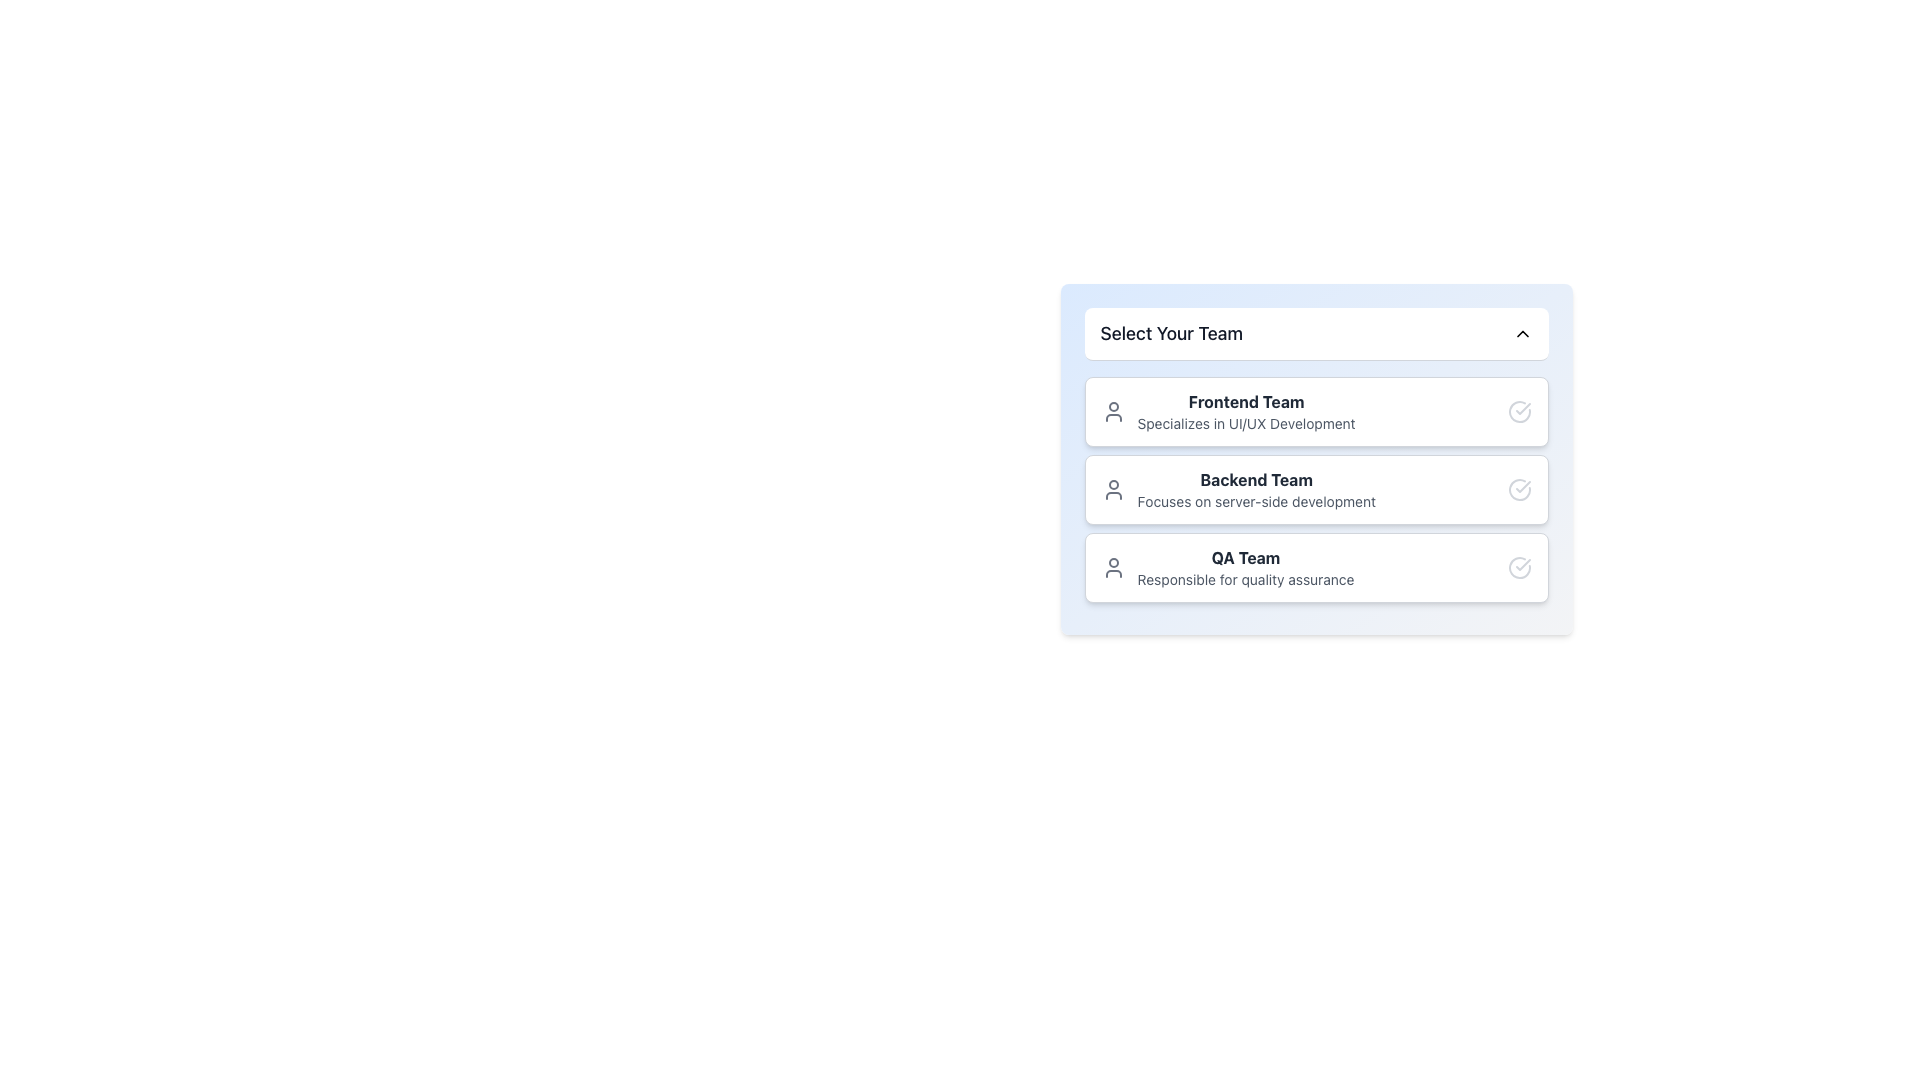 The image size is (1920, 1080). Describe the element at coordinates (1245, 567) in the screenshot. I see `the 'QA Team' text block, which displays the text 'QA Team' in bold followed by 'Responsible for quality assurance', positioned as the third entry in a vertical list of team descriptions` at that location.